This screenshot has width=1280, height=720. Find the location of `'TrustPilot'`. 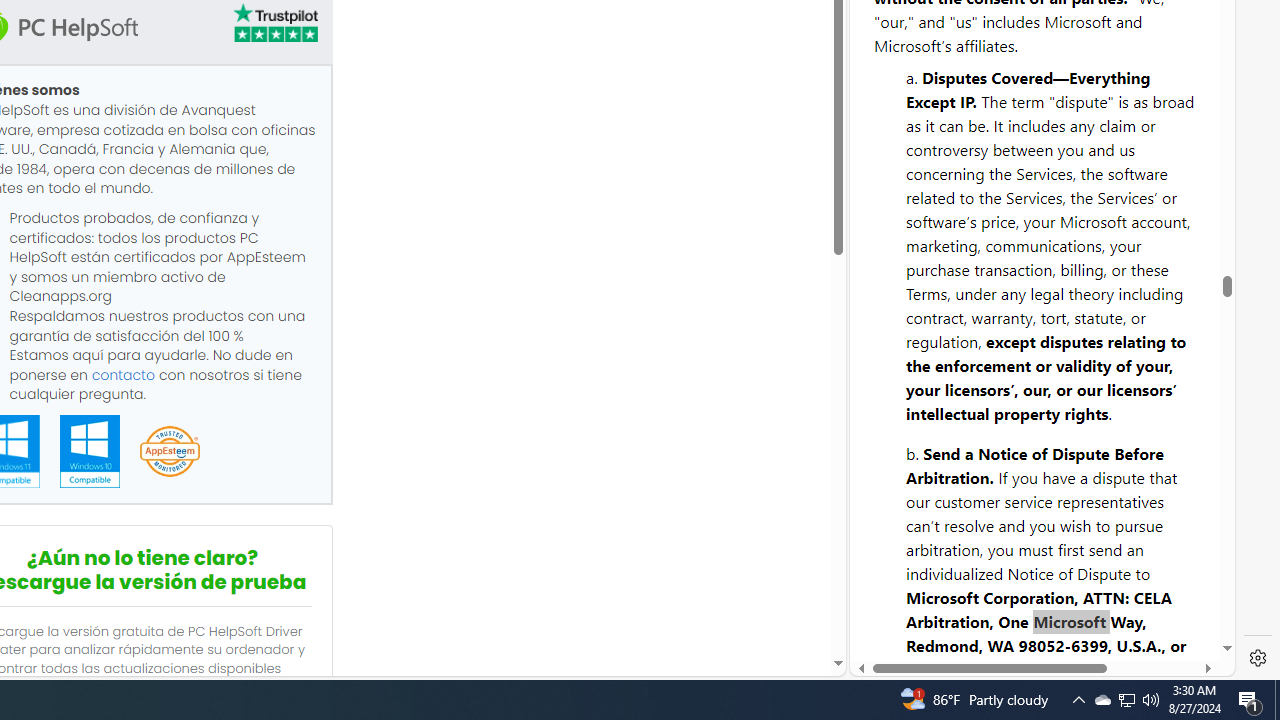

'TrustPilot' is located at coordinates (273, 23).